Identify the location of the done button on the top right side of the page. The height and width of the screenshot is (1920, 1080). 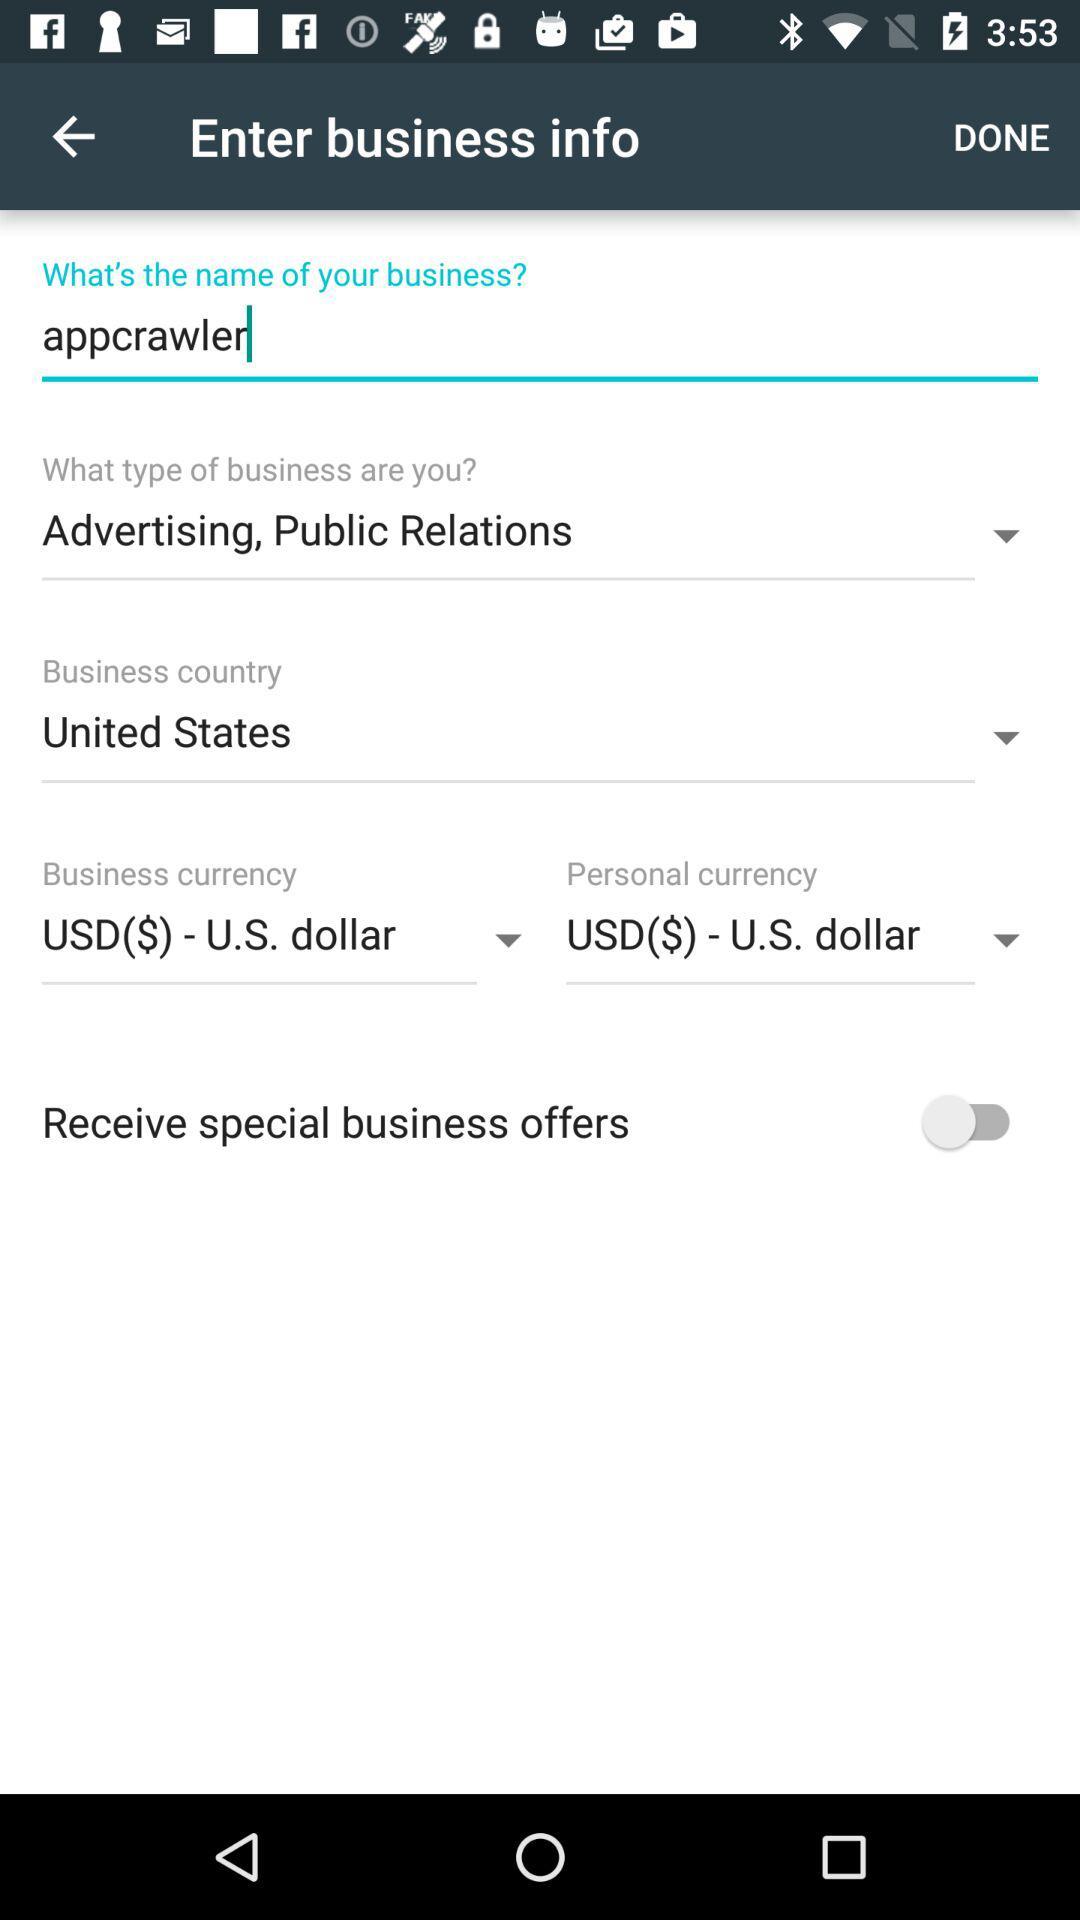
(1006, 136).